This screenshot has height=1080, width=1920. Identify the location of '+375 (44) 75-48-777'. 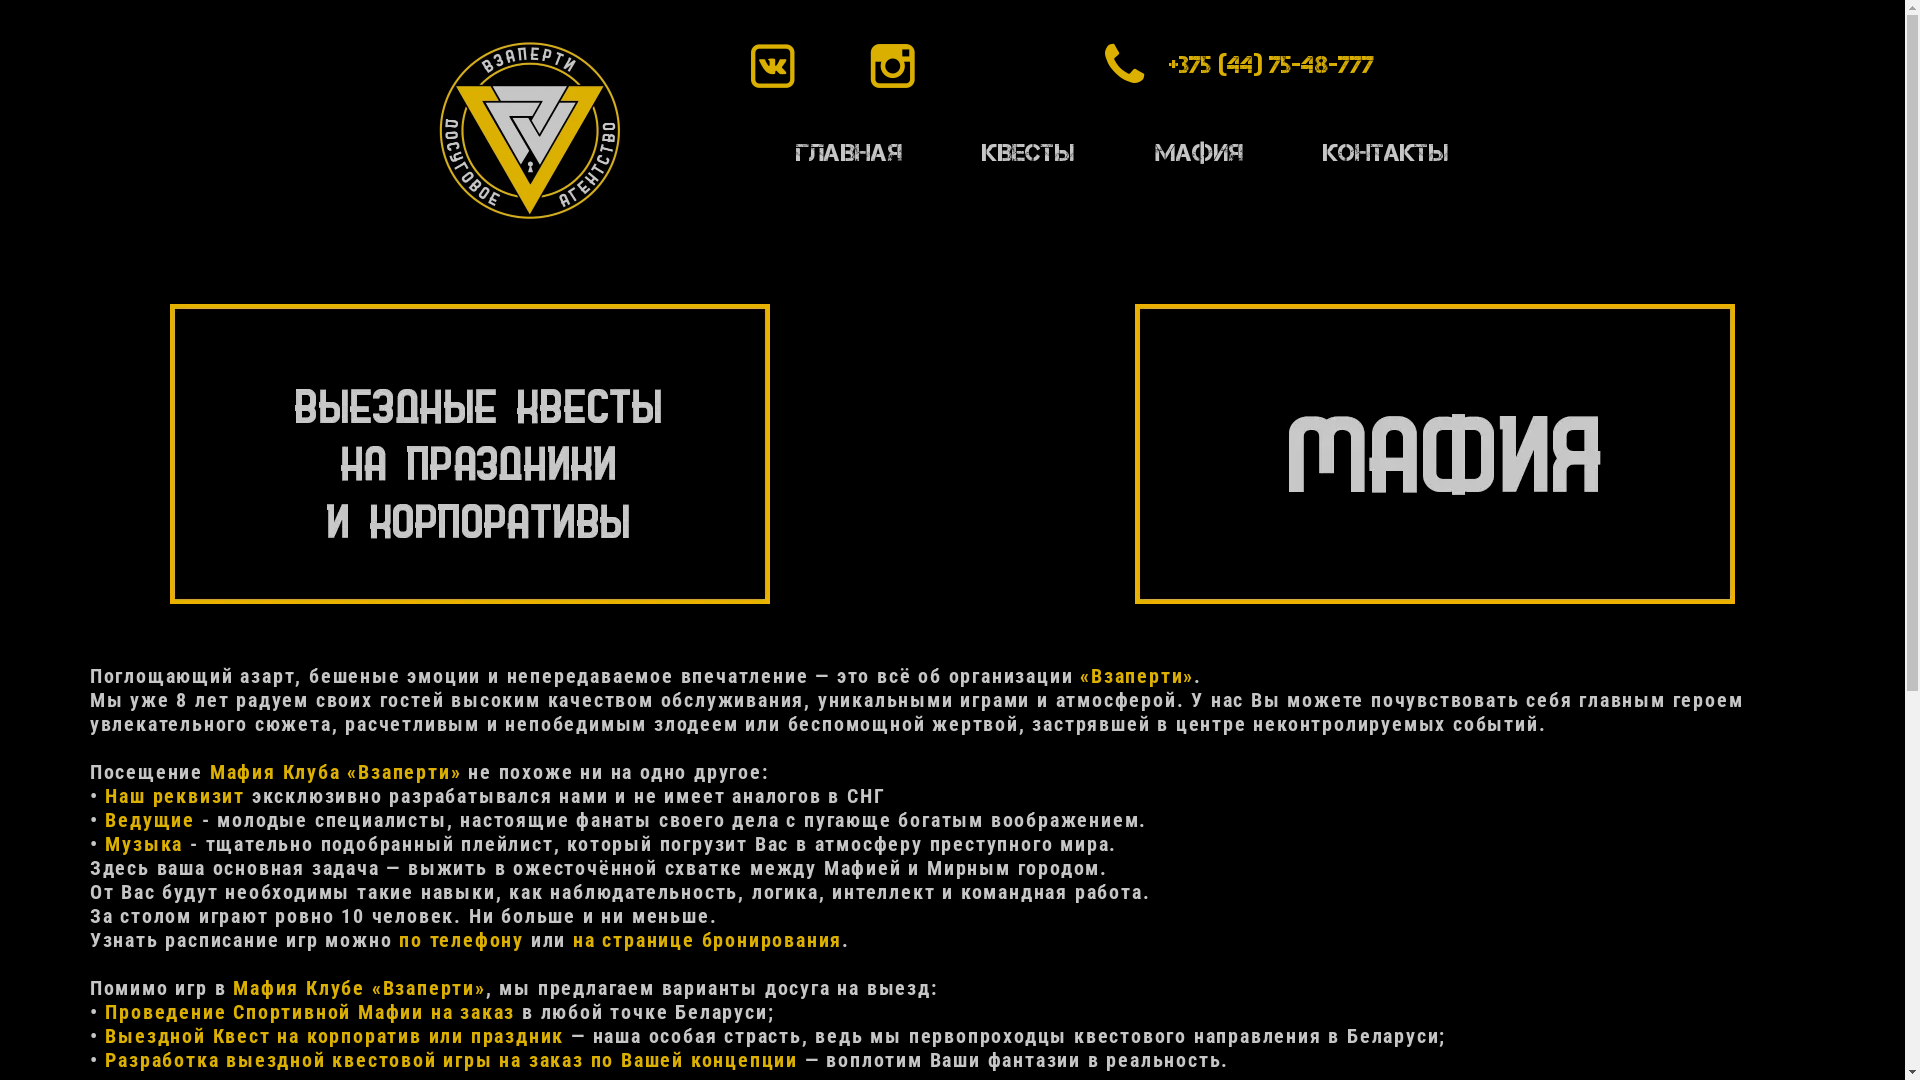
(1156, 64).